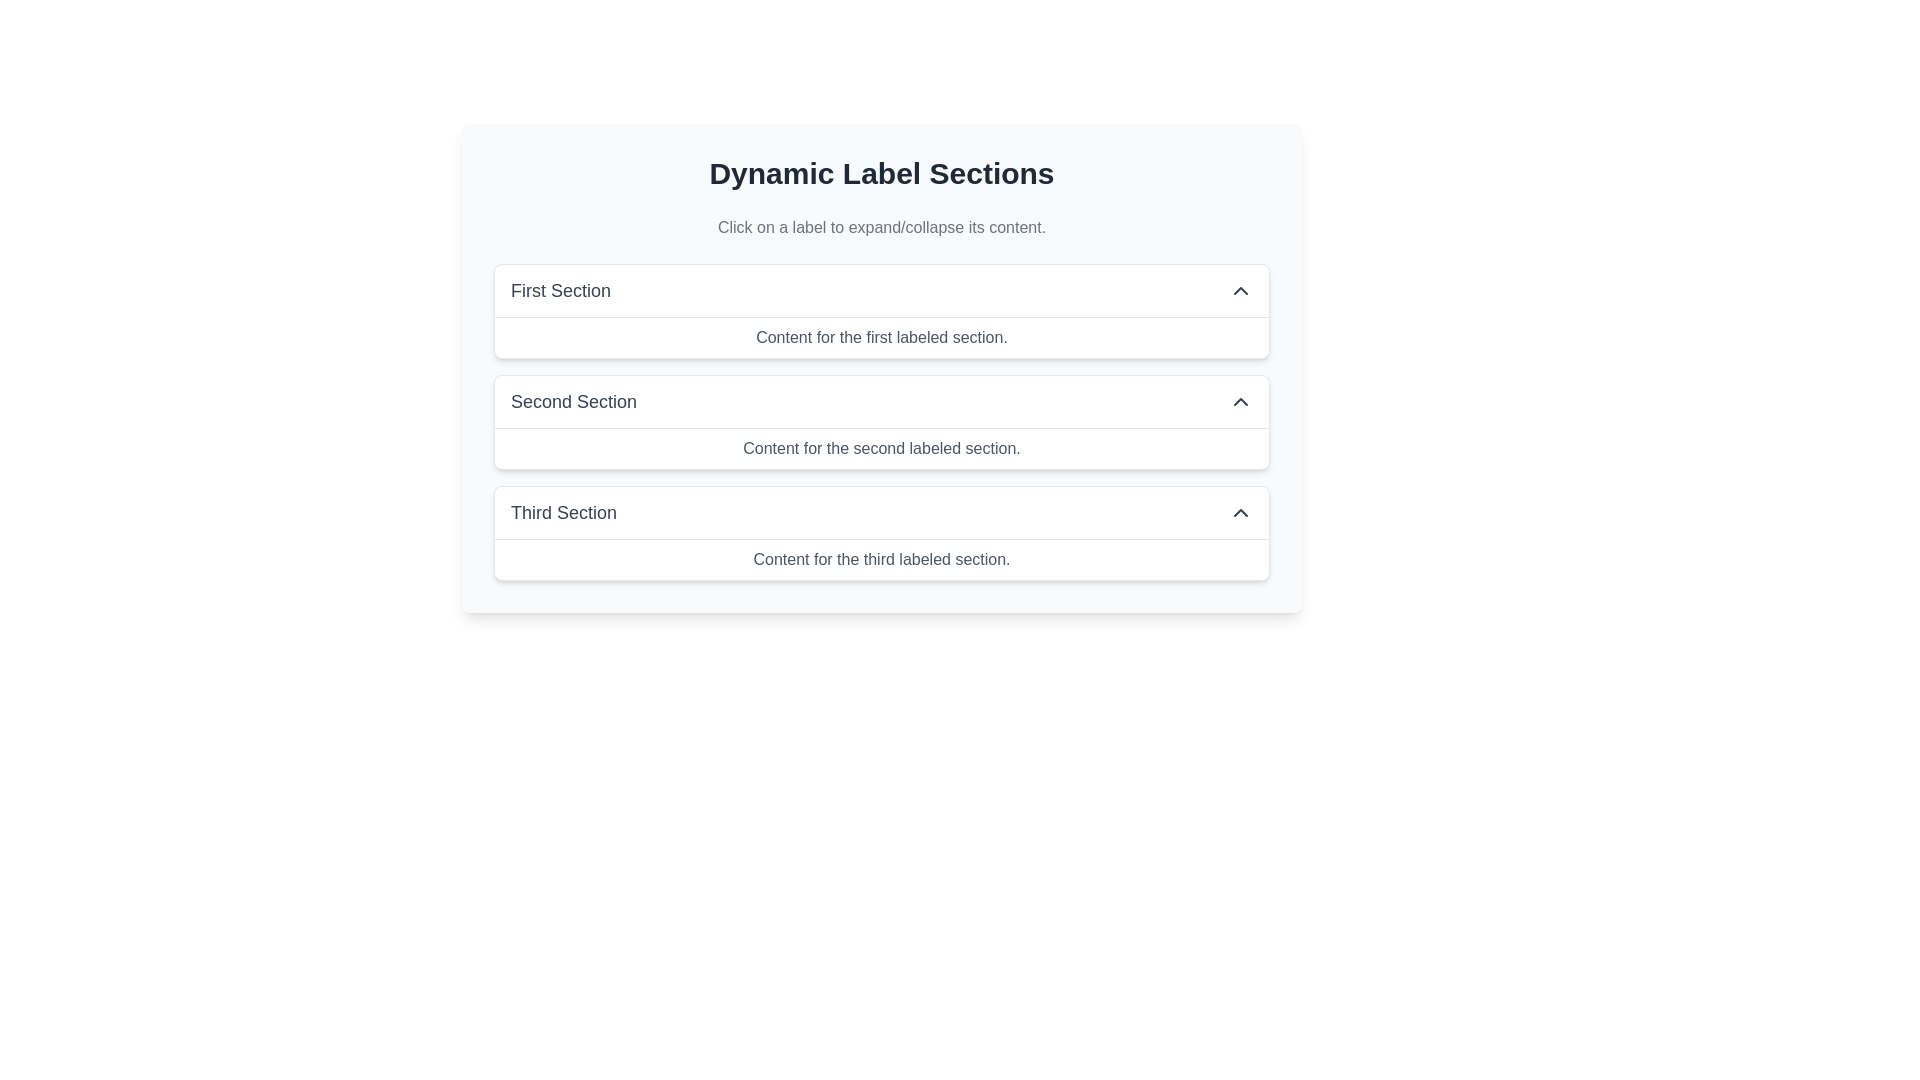 The width and height of the screenshot is (1920, 1080). What do you see at coordinates (881, 401) in the screenshot?
I see `the toggle button to change the visibility of the 'Second Section' content located between 'First Section' and 'Third Section'` at bounding box center [881, 401].